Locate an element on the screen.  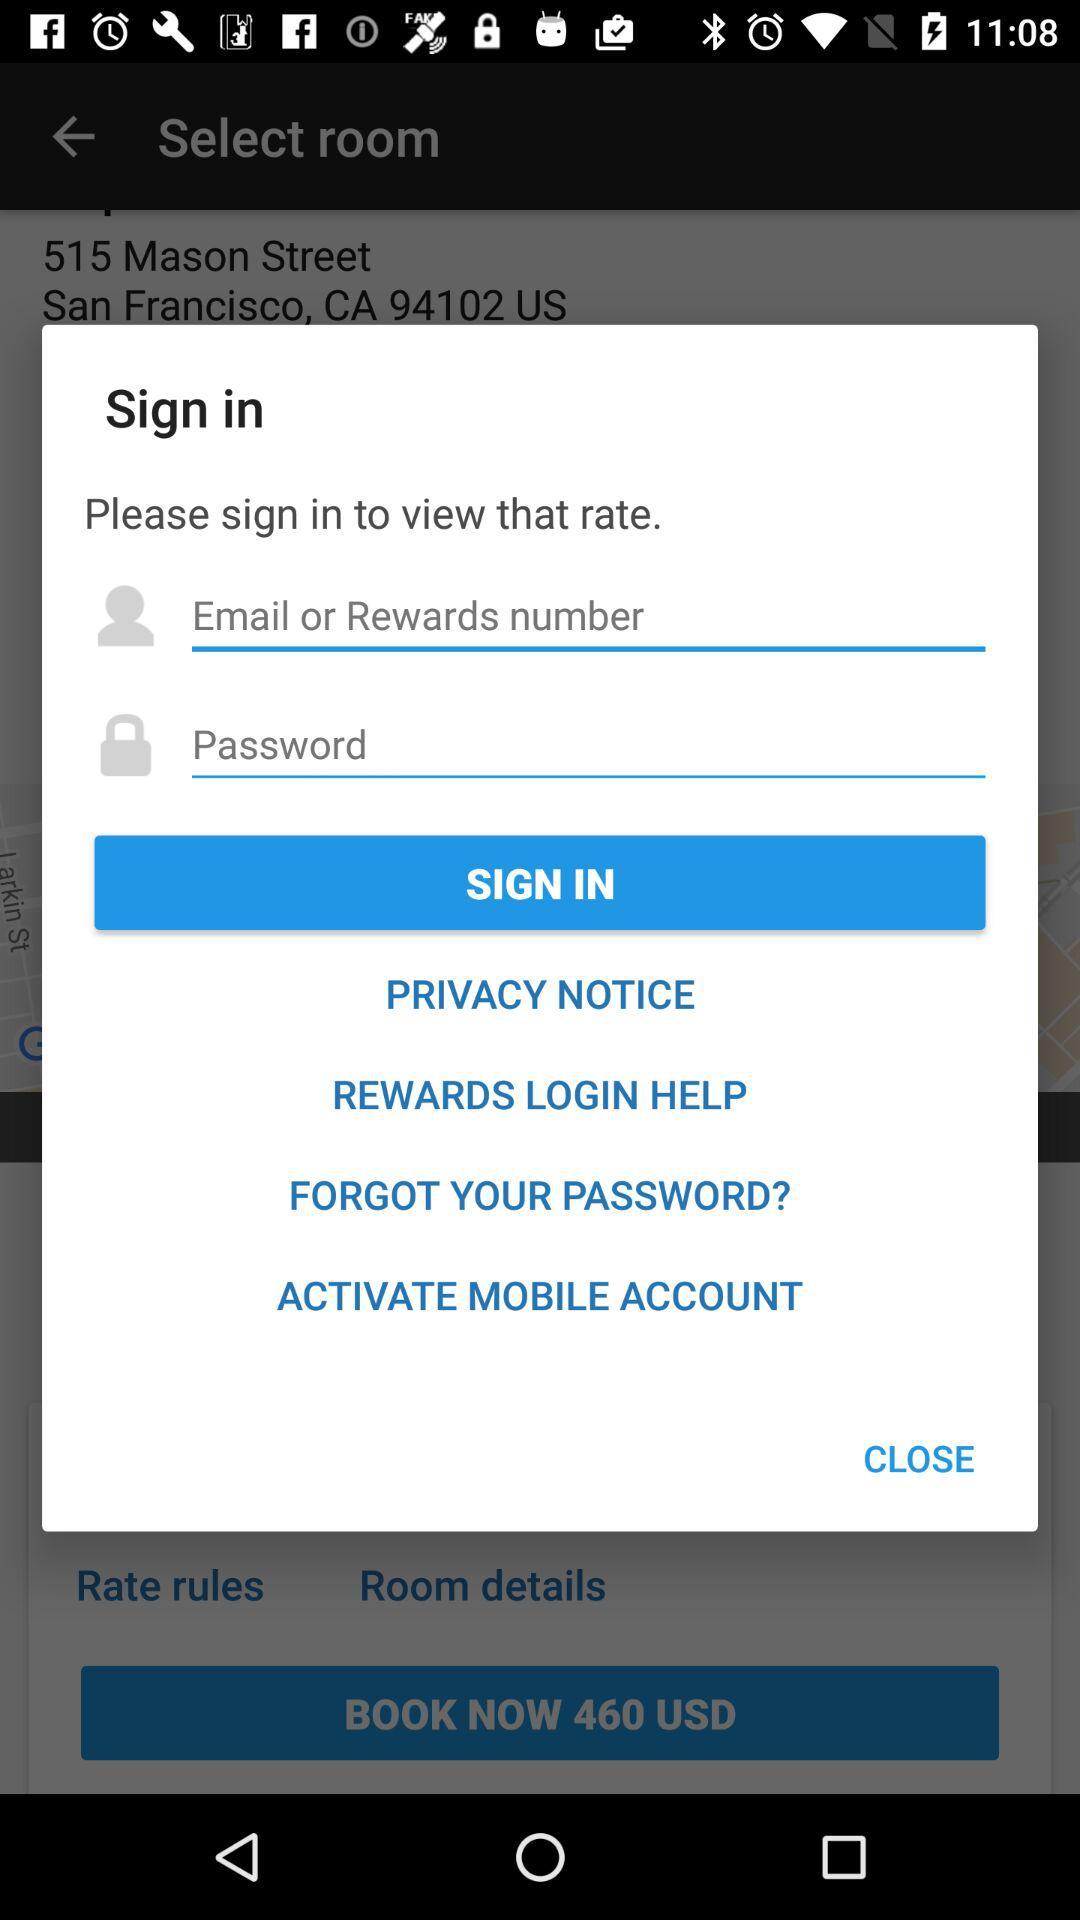
item above the close item is located at coordinates (540, 1294).